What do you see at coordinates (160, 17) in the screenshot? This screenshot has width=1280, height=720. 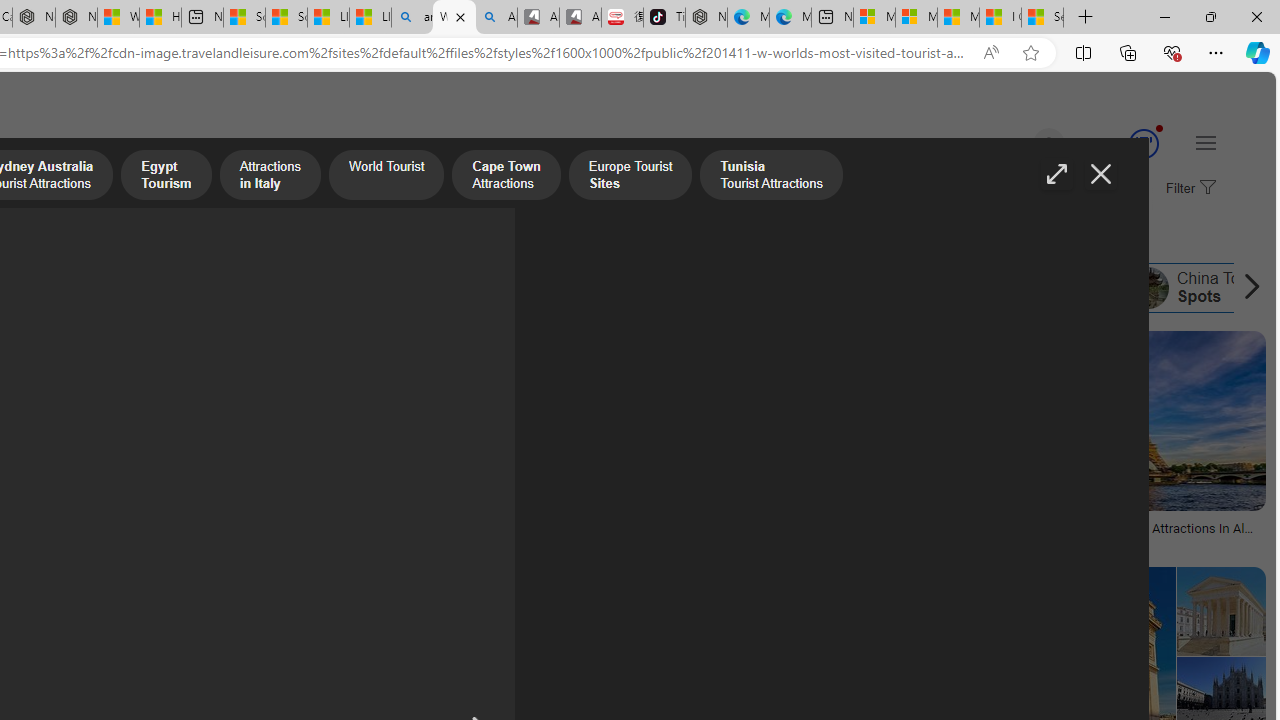 I see `'Huge shark washes ashore at New York City beach | Watch'` at bounding box center [160, 17].